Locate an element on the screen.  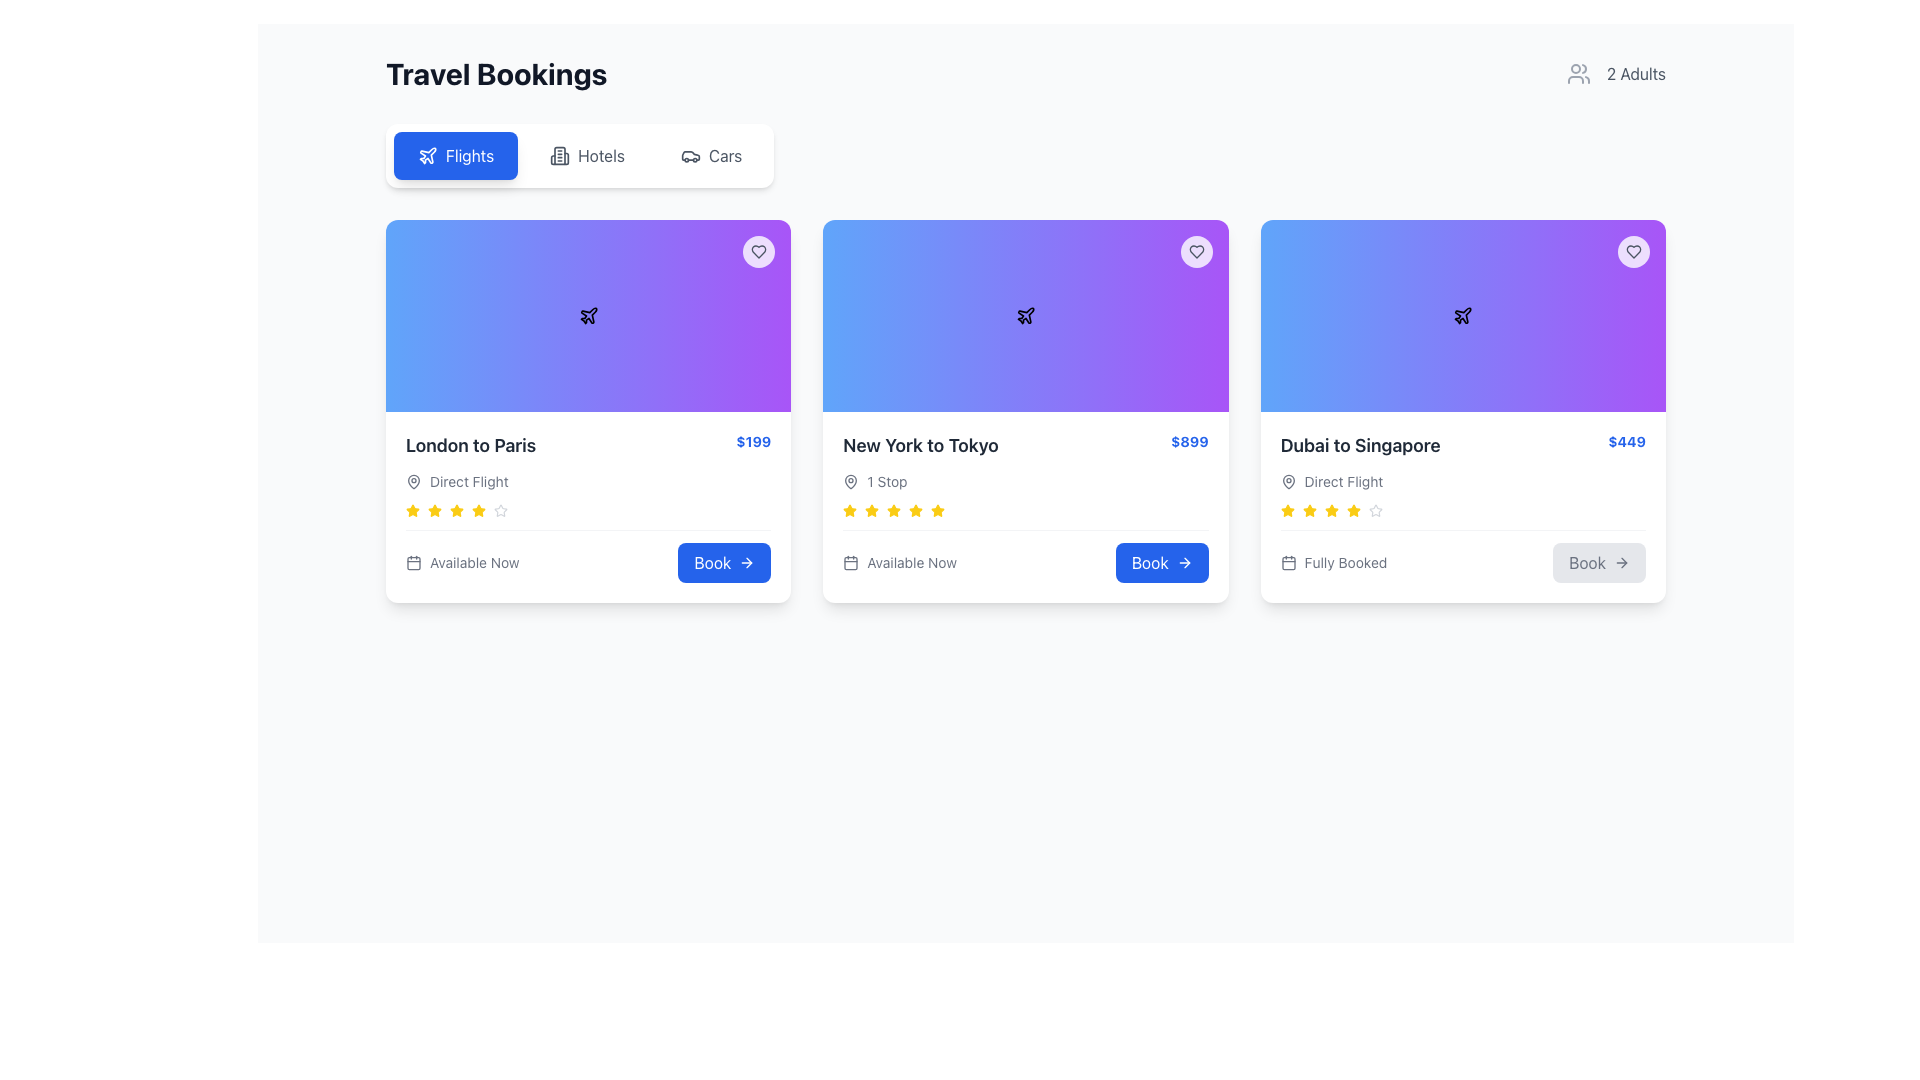
the small triangular icon resembling a rightward arrow located within the 'Book' button on the 'London to Paris' card, which is the leftmost card in the horizontal list is located at coordinates (748, 563).